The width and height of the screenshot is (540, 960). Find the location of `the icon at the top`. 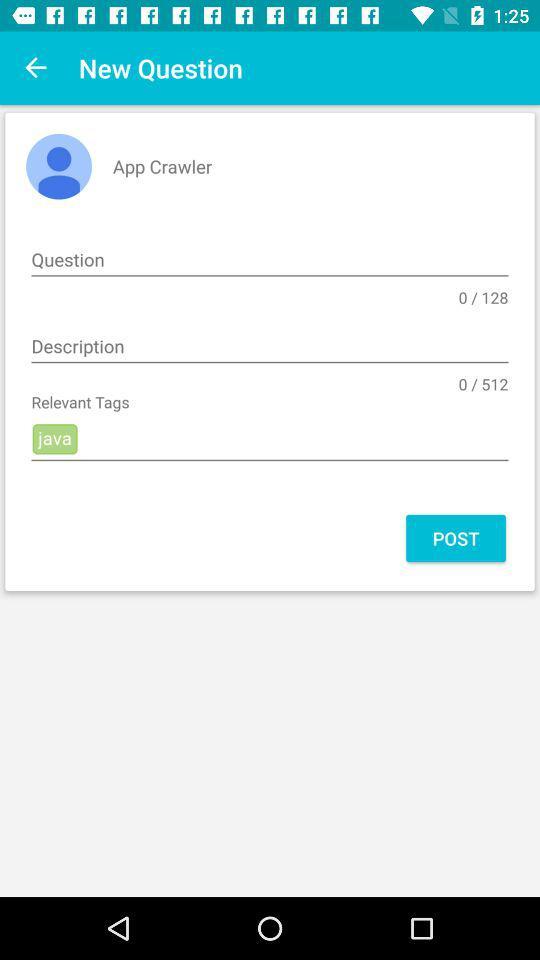

the icon at the top is located at coordinates (270, 259).